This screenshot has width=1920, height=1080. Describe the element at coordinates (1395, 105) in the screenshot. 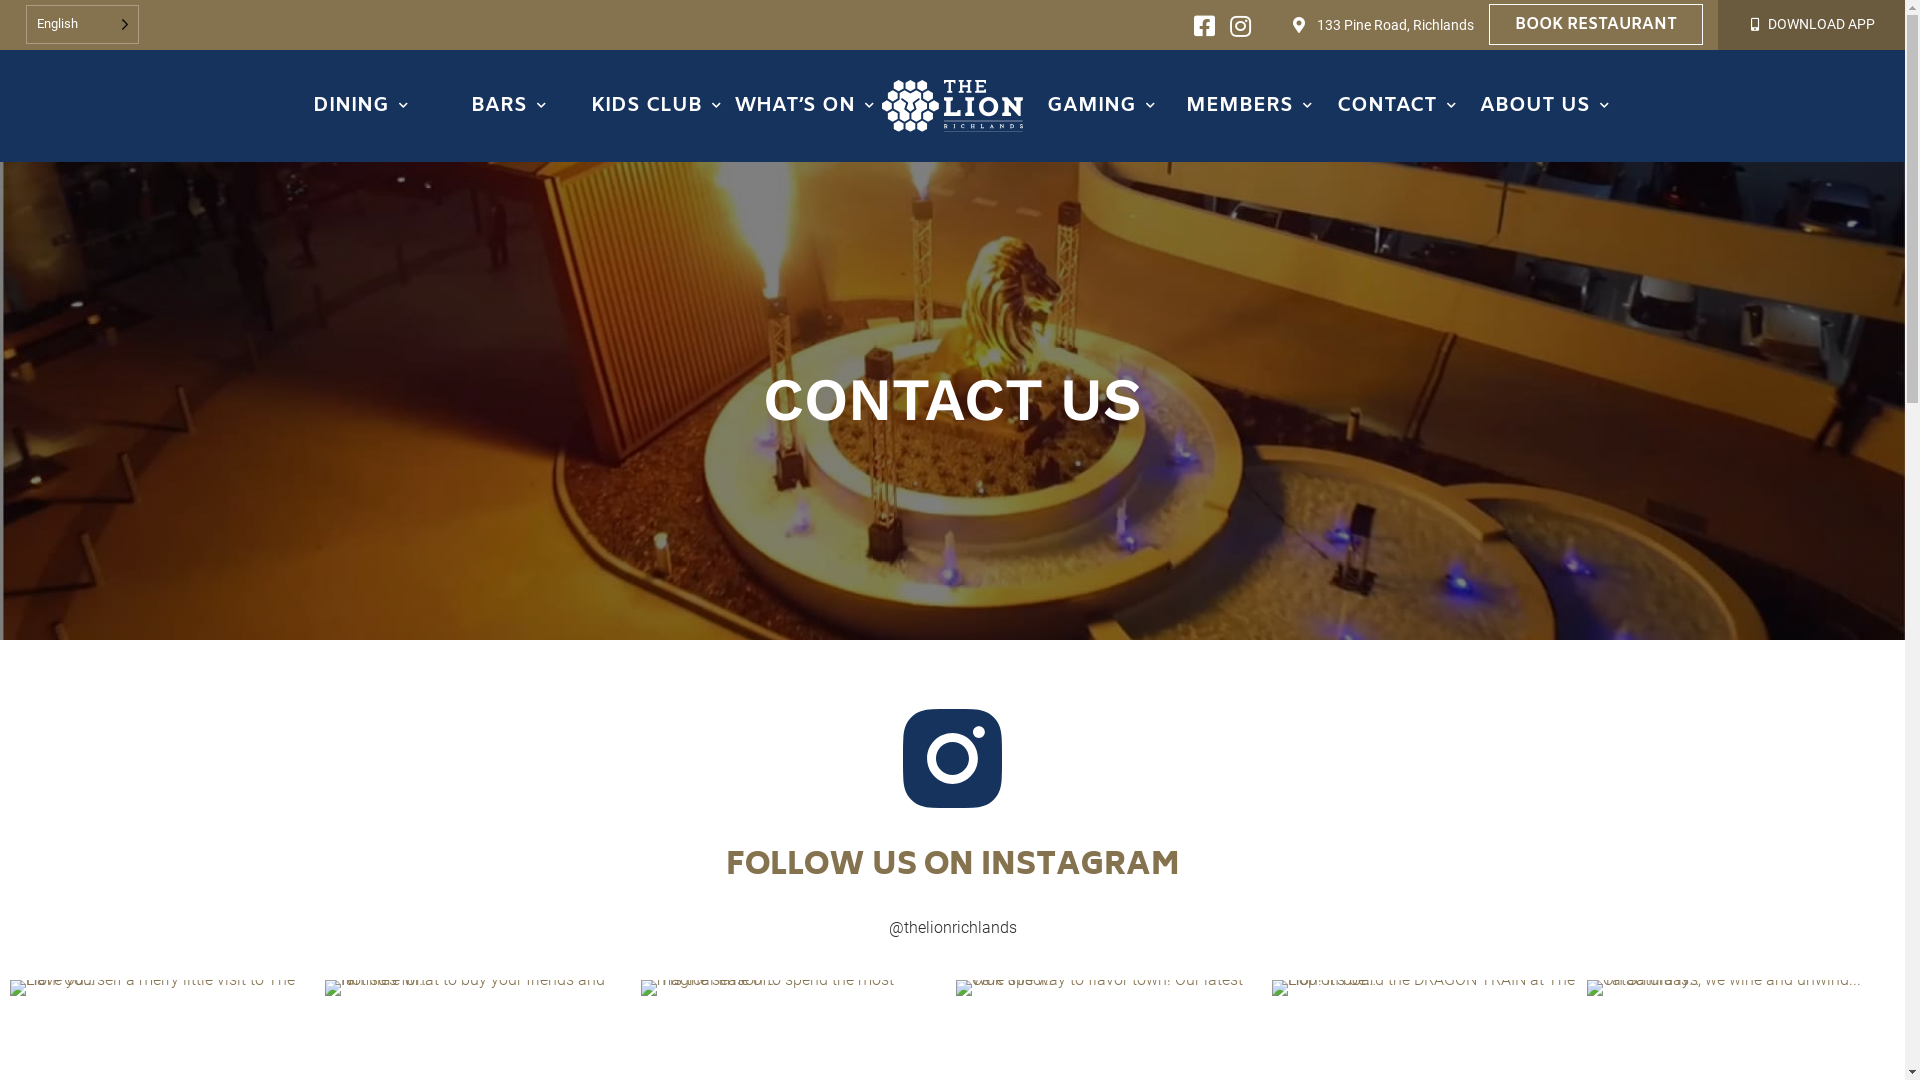

I see `'CONTACT'` at that location.